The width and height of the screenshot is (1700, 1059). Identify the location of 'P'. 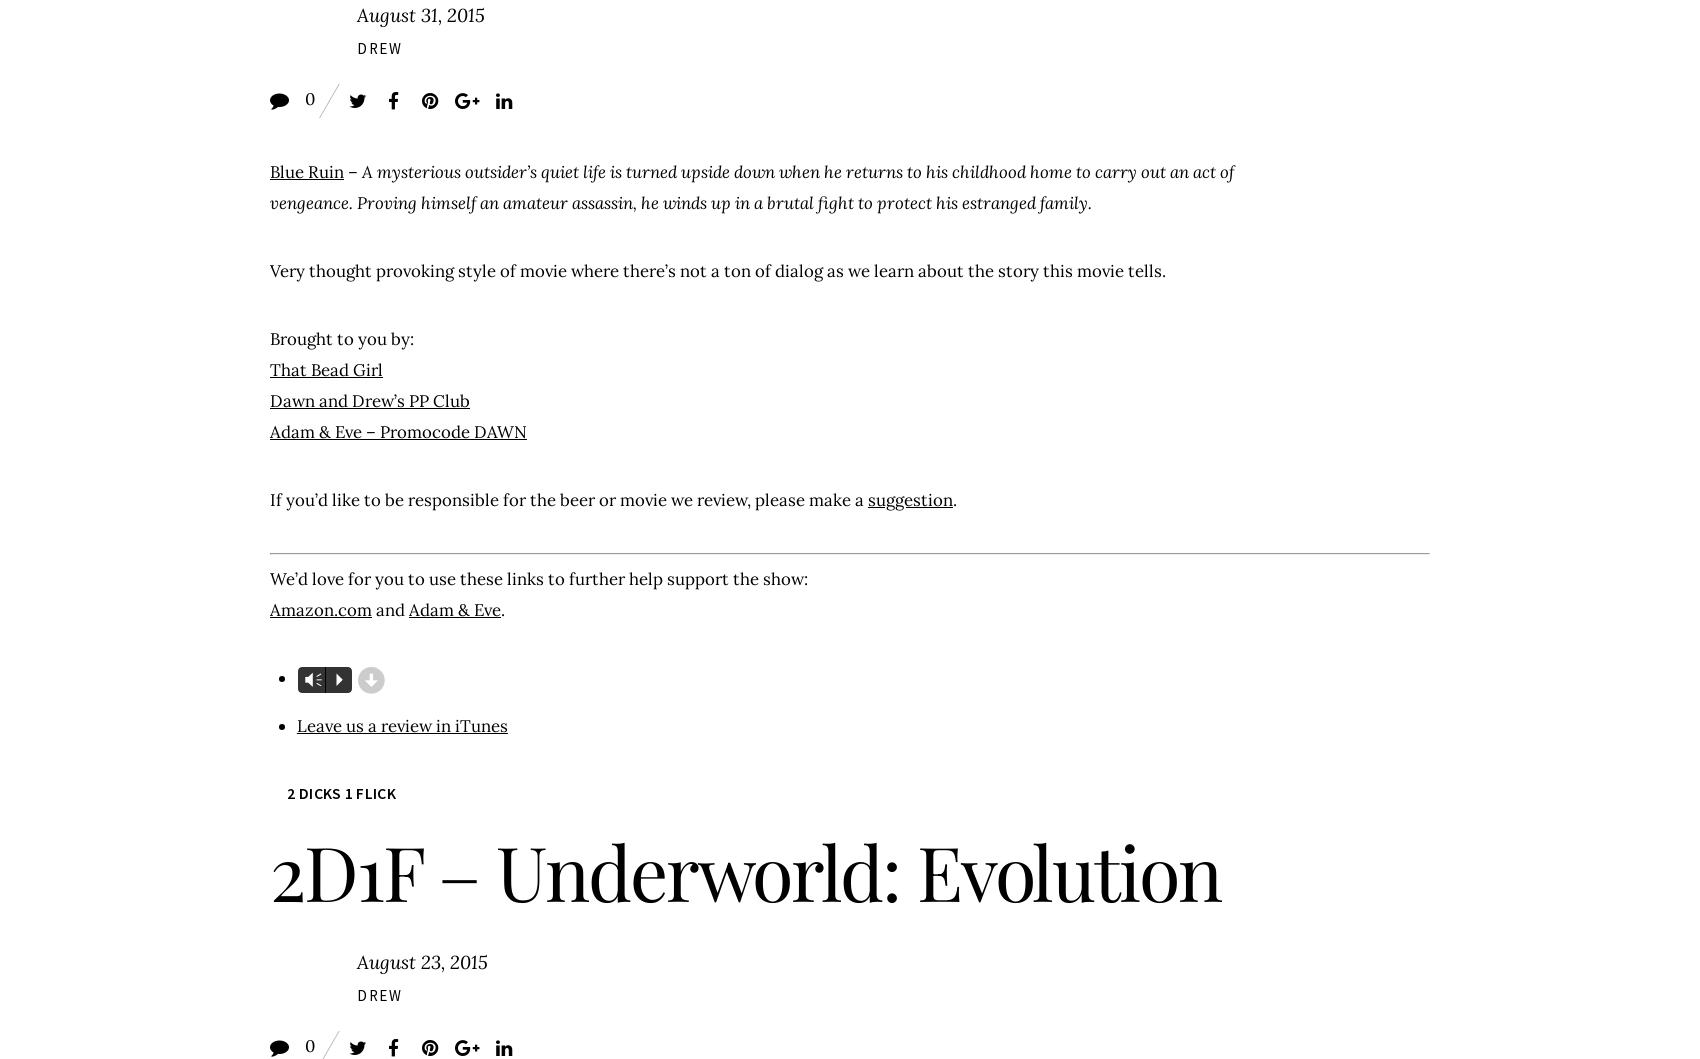
(336, 679).